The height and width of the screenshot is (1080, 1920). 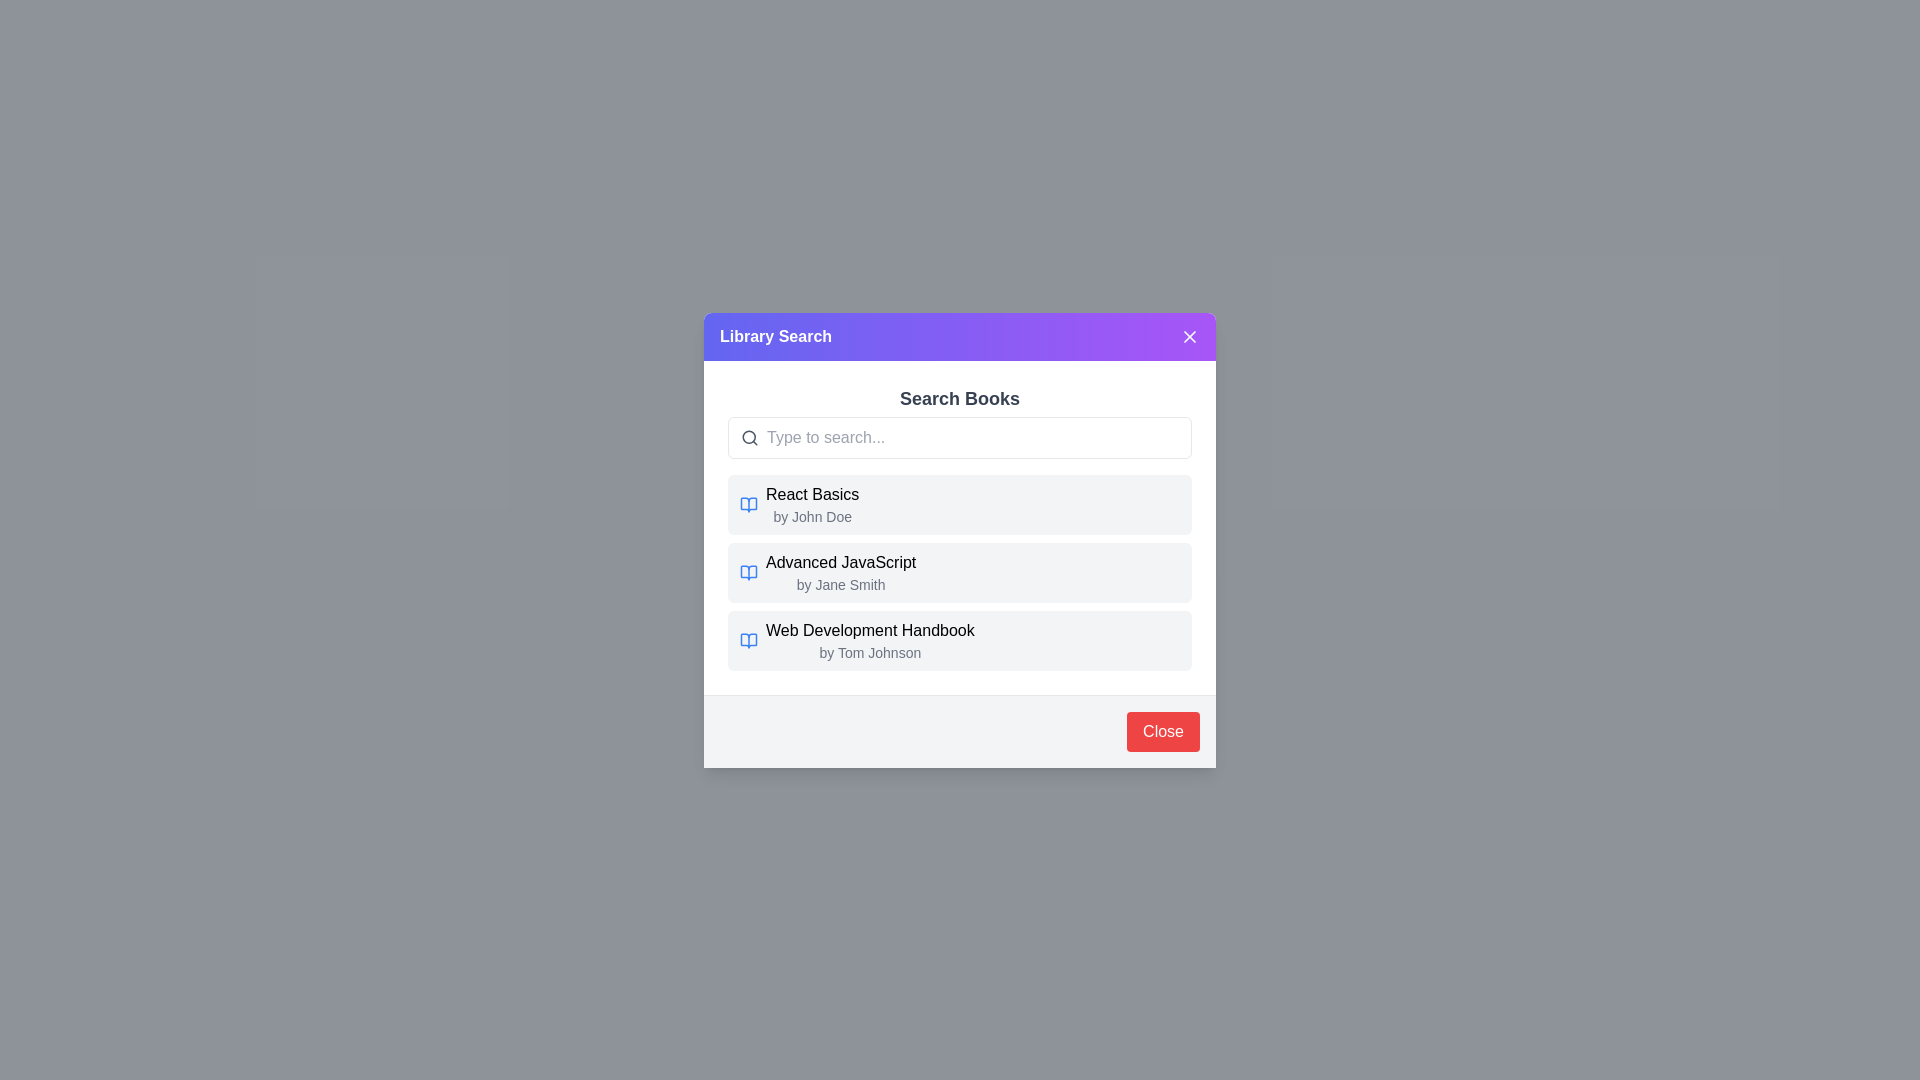 What do you see at coordinates (841, 584) in the screenshot?
I see `the text label displaying 'by Jane Smith', which is positioned below the 'Advanced JavaScript' title in a list of books` at bounding box center [841, 584].